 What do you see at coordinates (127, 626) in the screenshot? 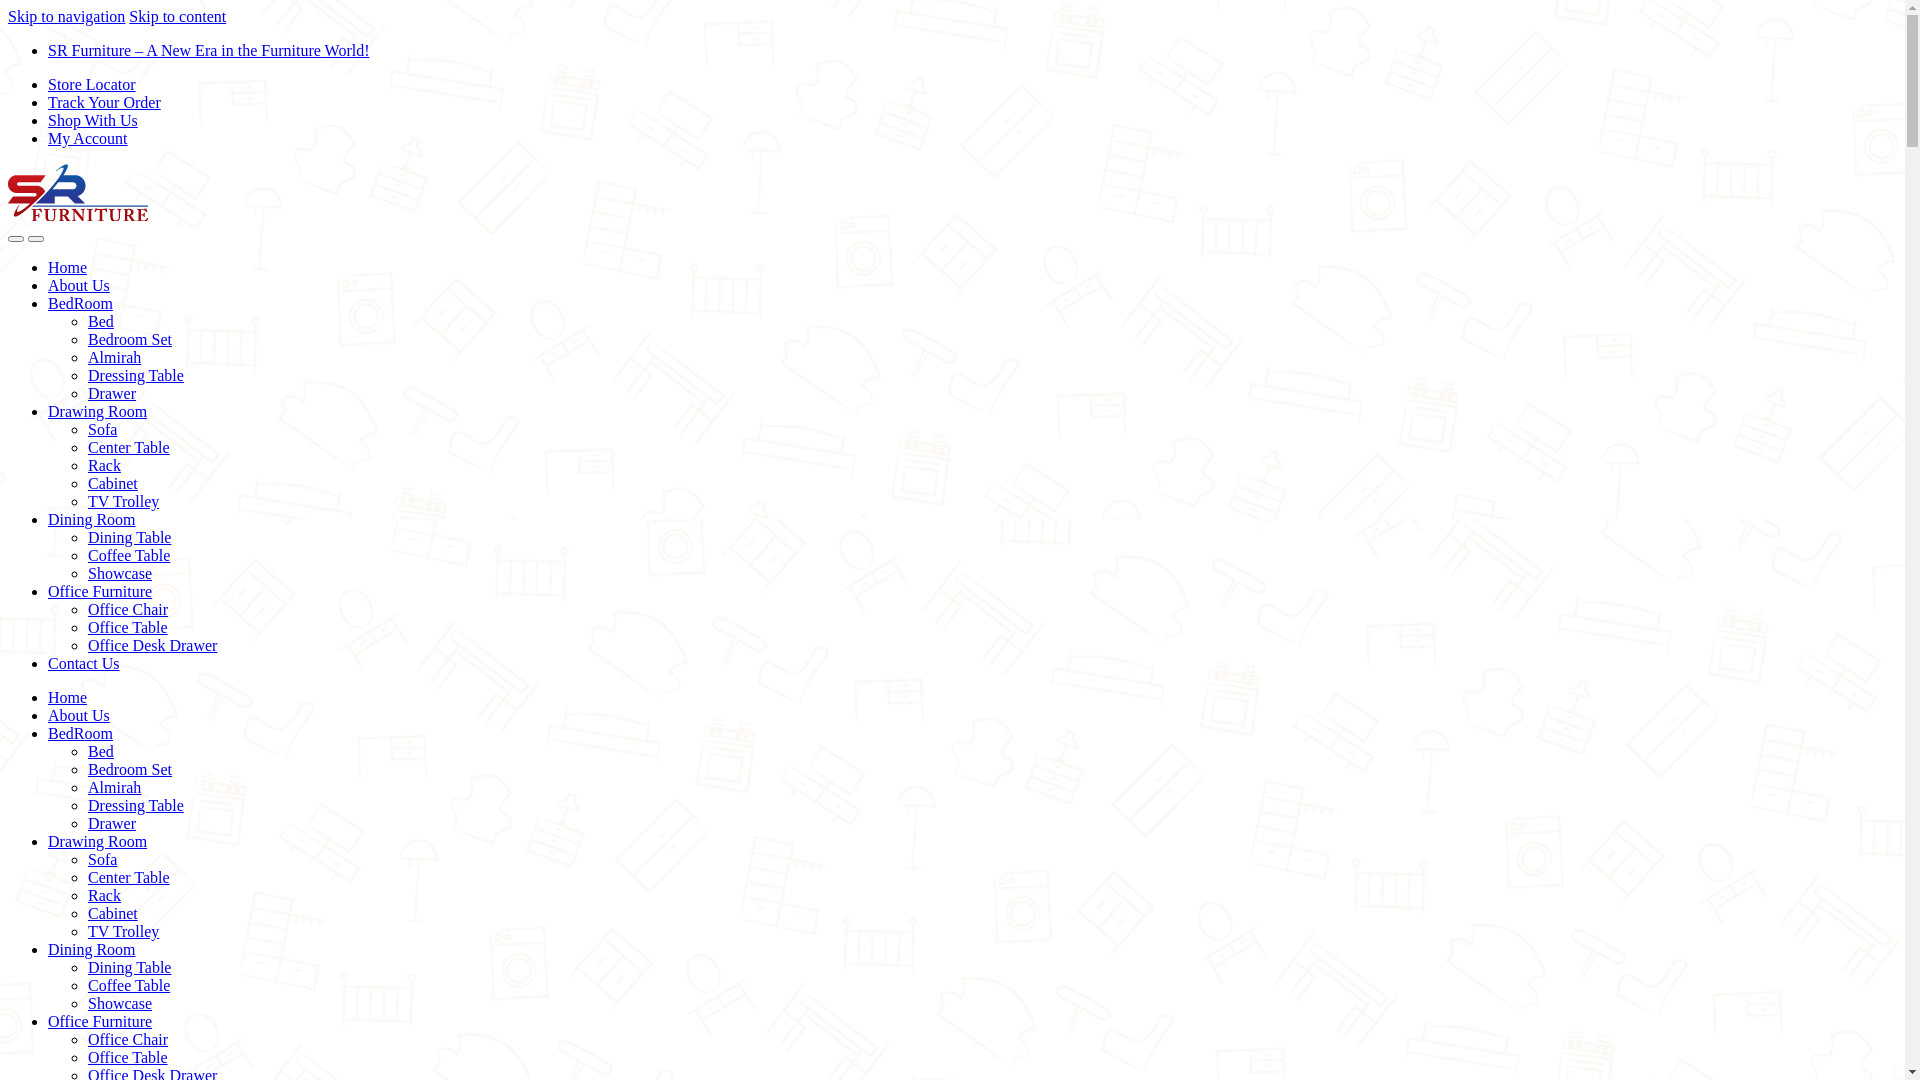
I see `'Office Table'` at bounding box center [127, 626].